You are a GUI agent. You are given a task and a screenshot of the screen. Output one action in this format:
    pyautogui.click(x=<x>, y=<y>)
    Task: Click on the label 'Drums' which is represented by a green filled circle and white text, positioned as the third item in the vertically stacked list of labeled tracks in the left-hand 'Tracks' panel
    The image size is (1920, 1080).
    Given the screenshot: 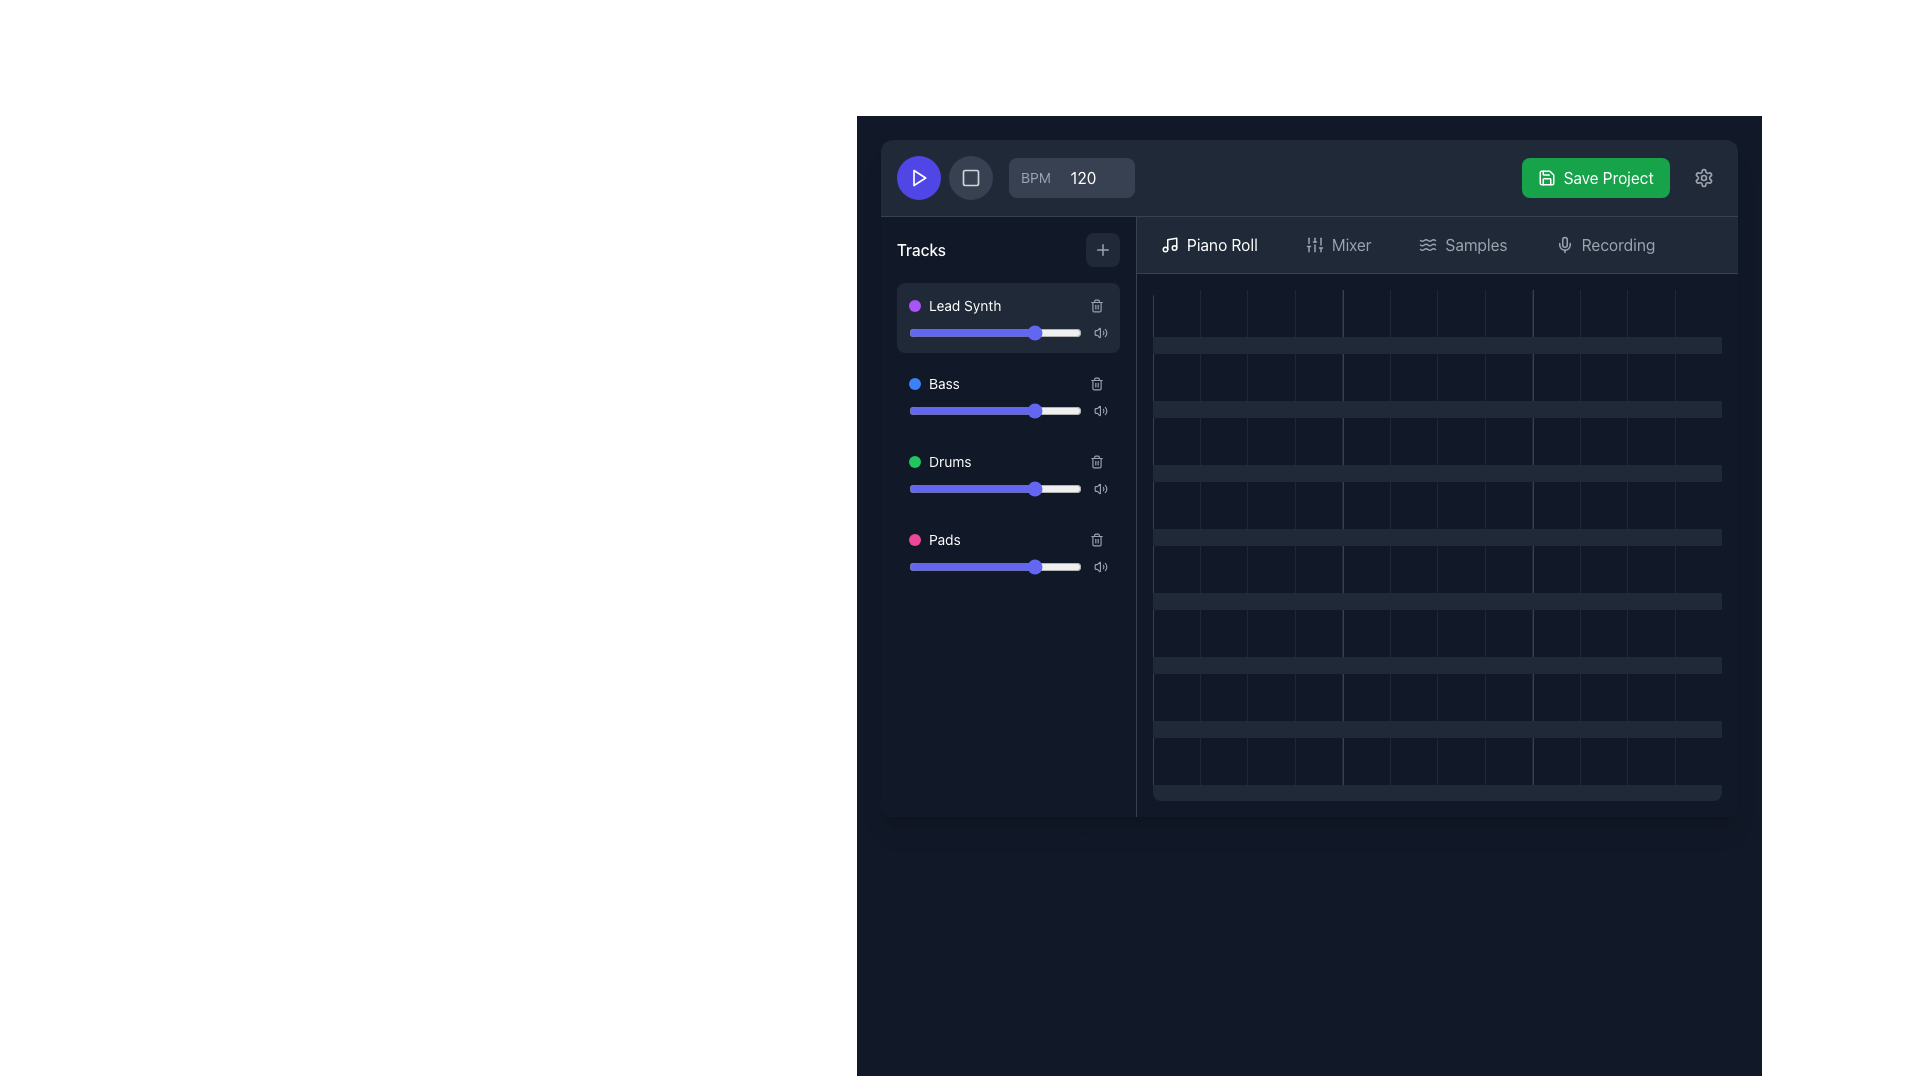 What is the action you would take?
    pyautogui.click(x=939, y=462)
    